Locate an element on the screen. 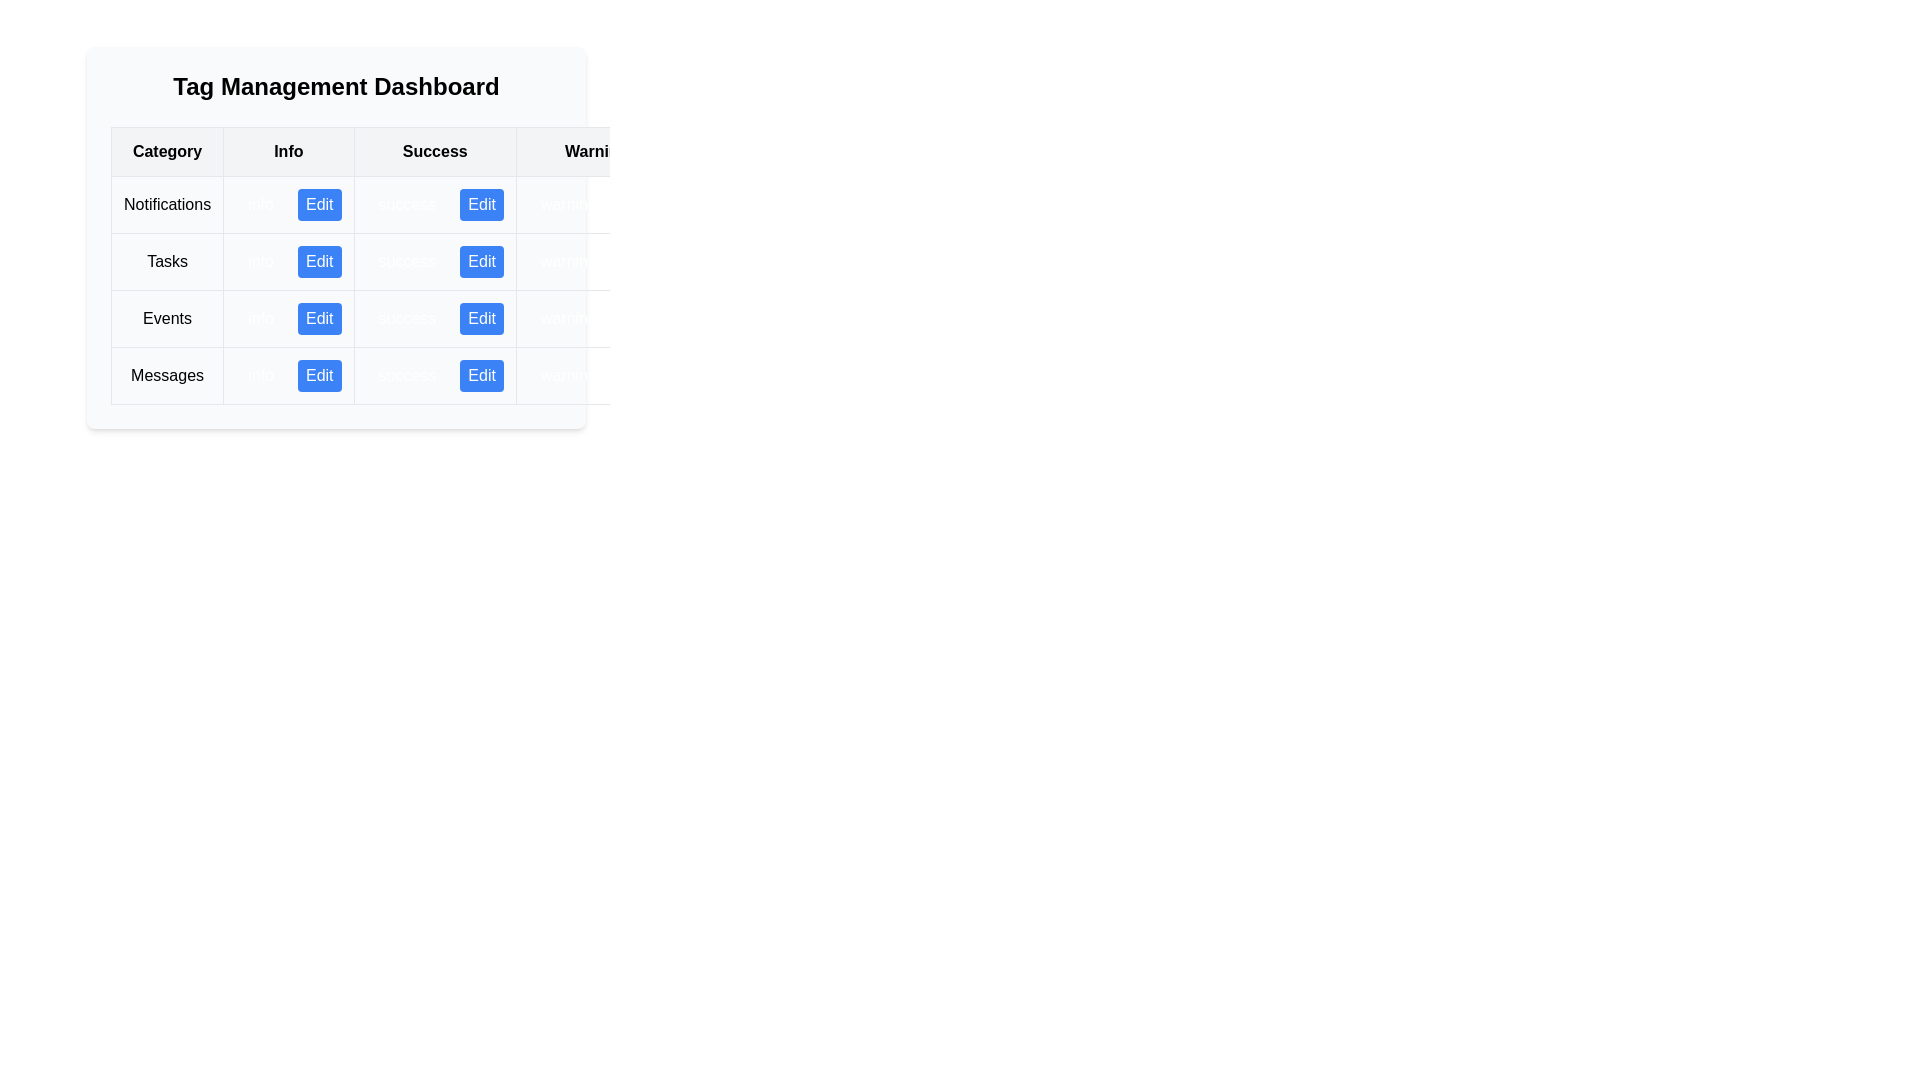 The image size is (1920, 1080). the 'Messages' label in the 'Category' column of the table, which is the fourth entry below 'Events' is located at coordinates (167, 375).